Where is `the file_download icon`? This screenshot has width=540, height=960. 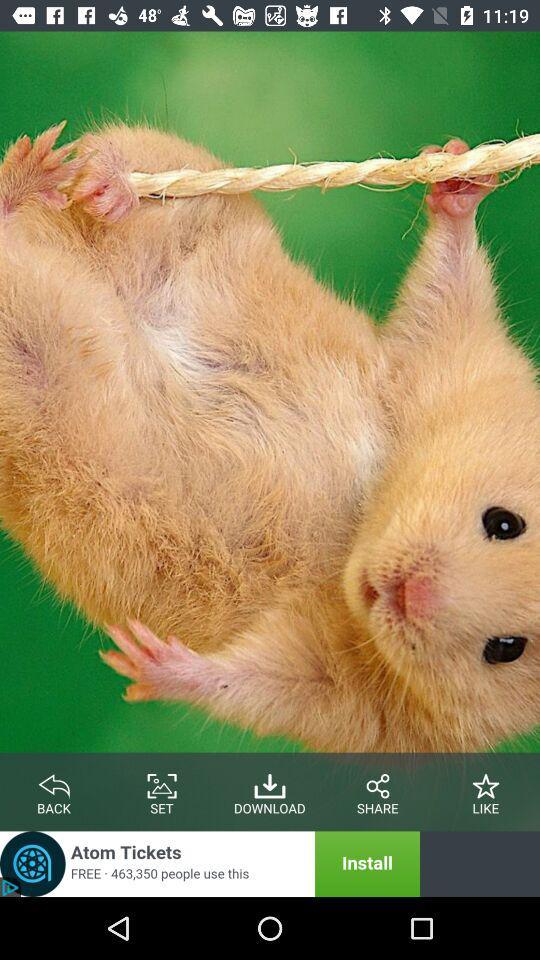
the file_download icon is located at coordinates (270, 782).